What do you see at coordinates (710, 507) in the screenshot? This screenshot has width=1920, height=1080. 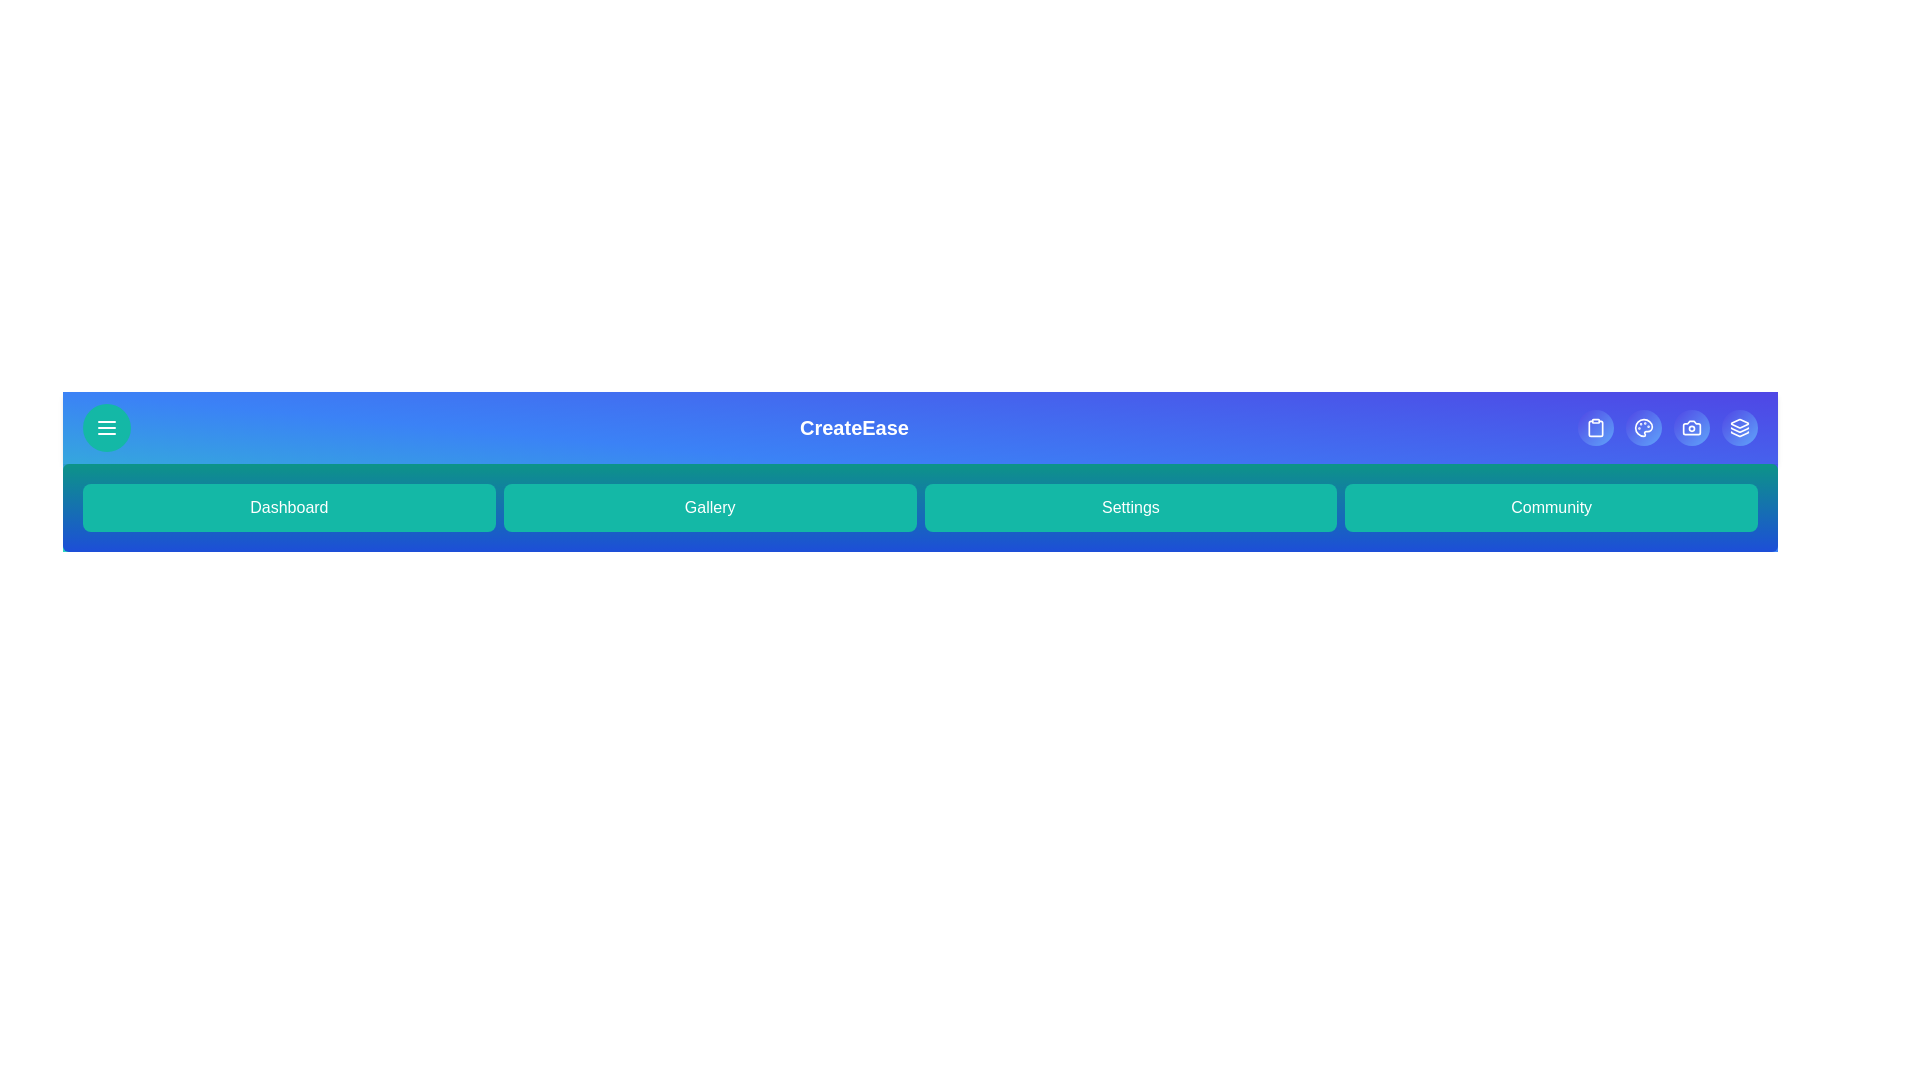 I see `the 'Gallery' button to navigate to the 'Gallery' section` at bounding box center [710, 507].